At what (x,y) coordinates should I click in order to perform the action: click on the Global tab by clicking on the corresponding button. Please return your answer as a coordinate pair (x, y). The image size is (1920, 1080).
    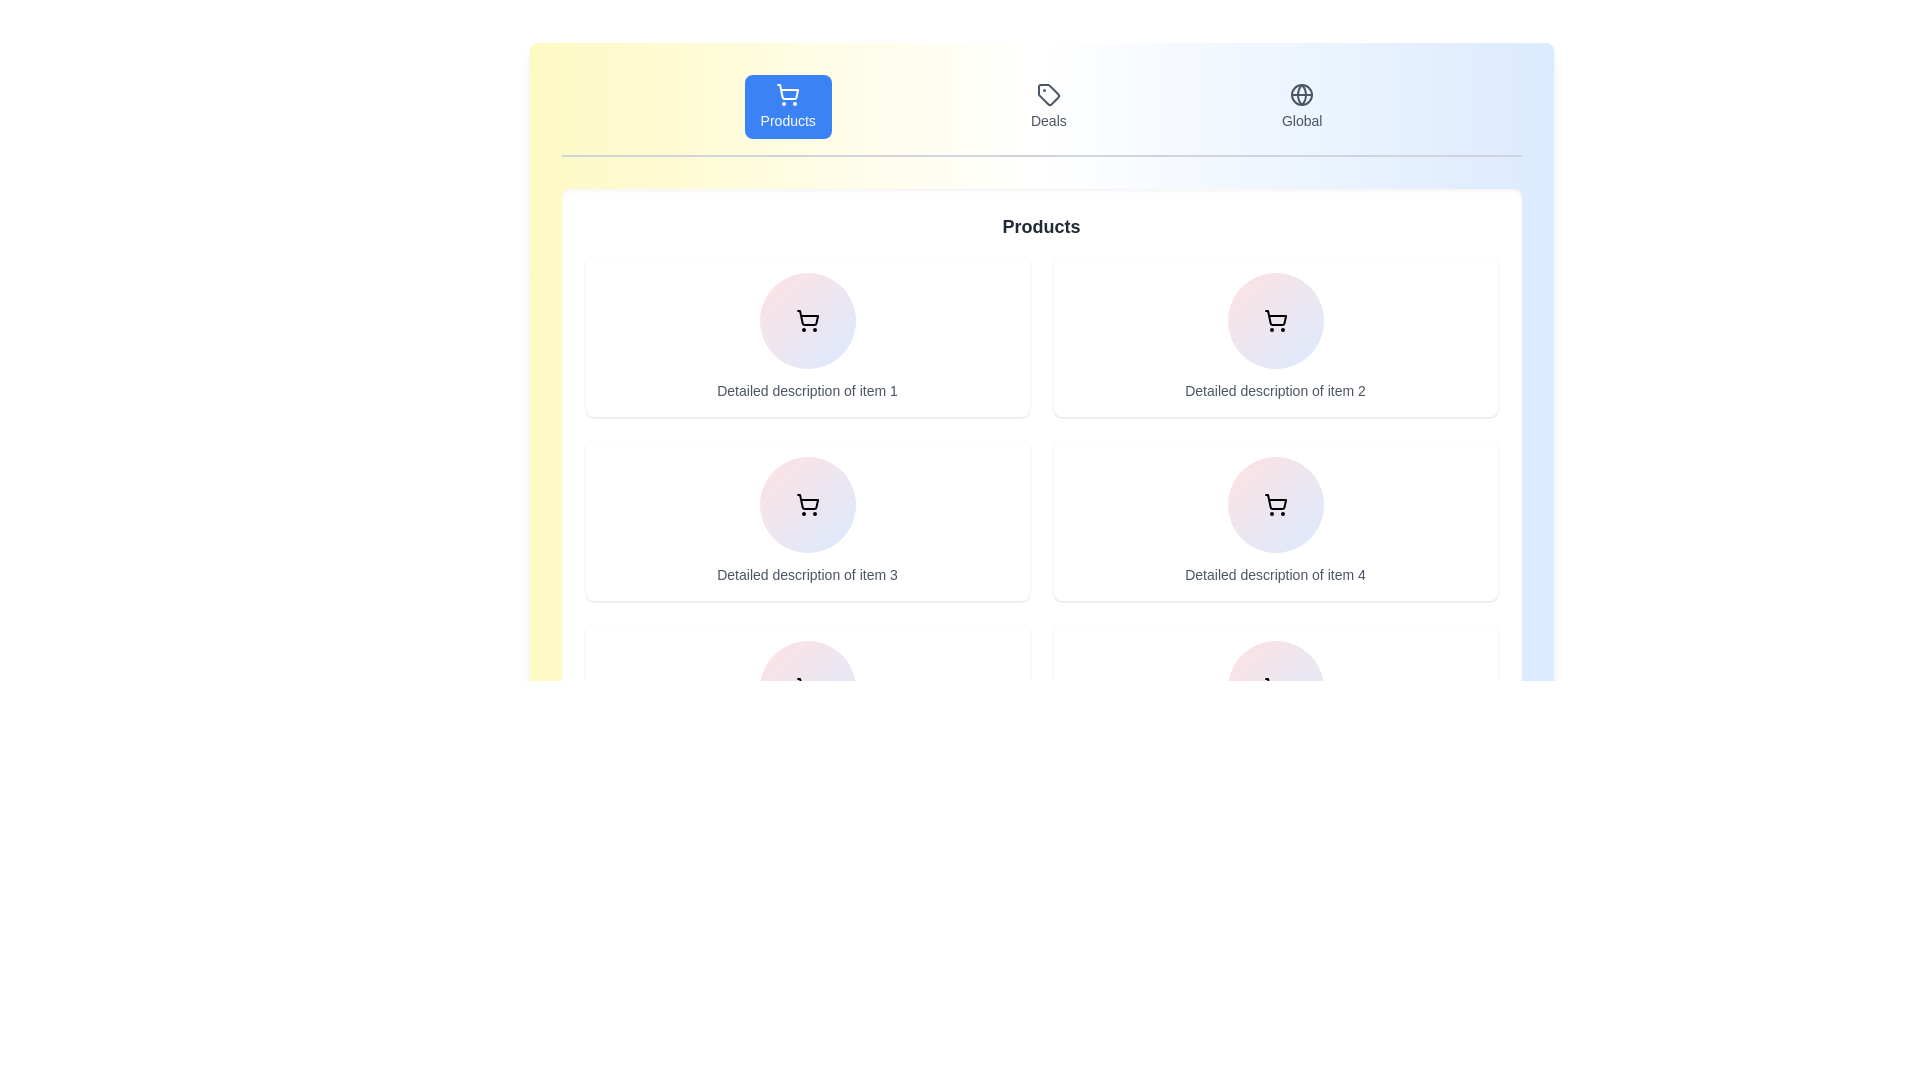
    Looking at the image, I should click on (1302, 107).